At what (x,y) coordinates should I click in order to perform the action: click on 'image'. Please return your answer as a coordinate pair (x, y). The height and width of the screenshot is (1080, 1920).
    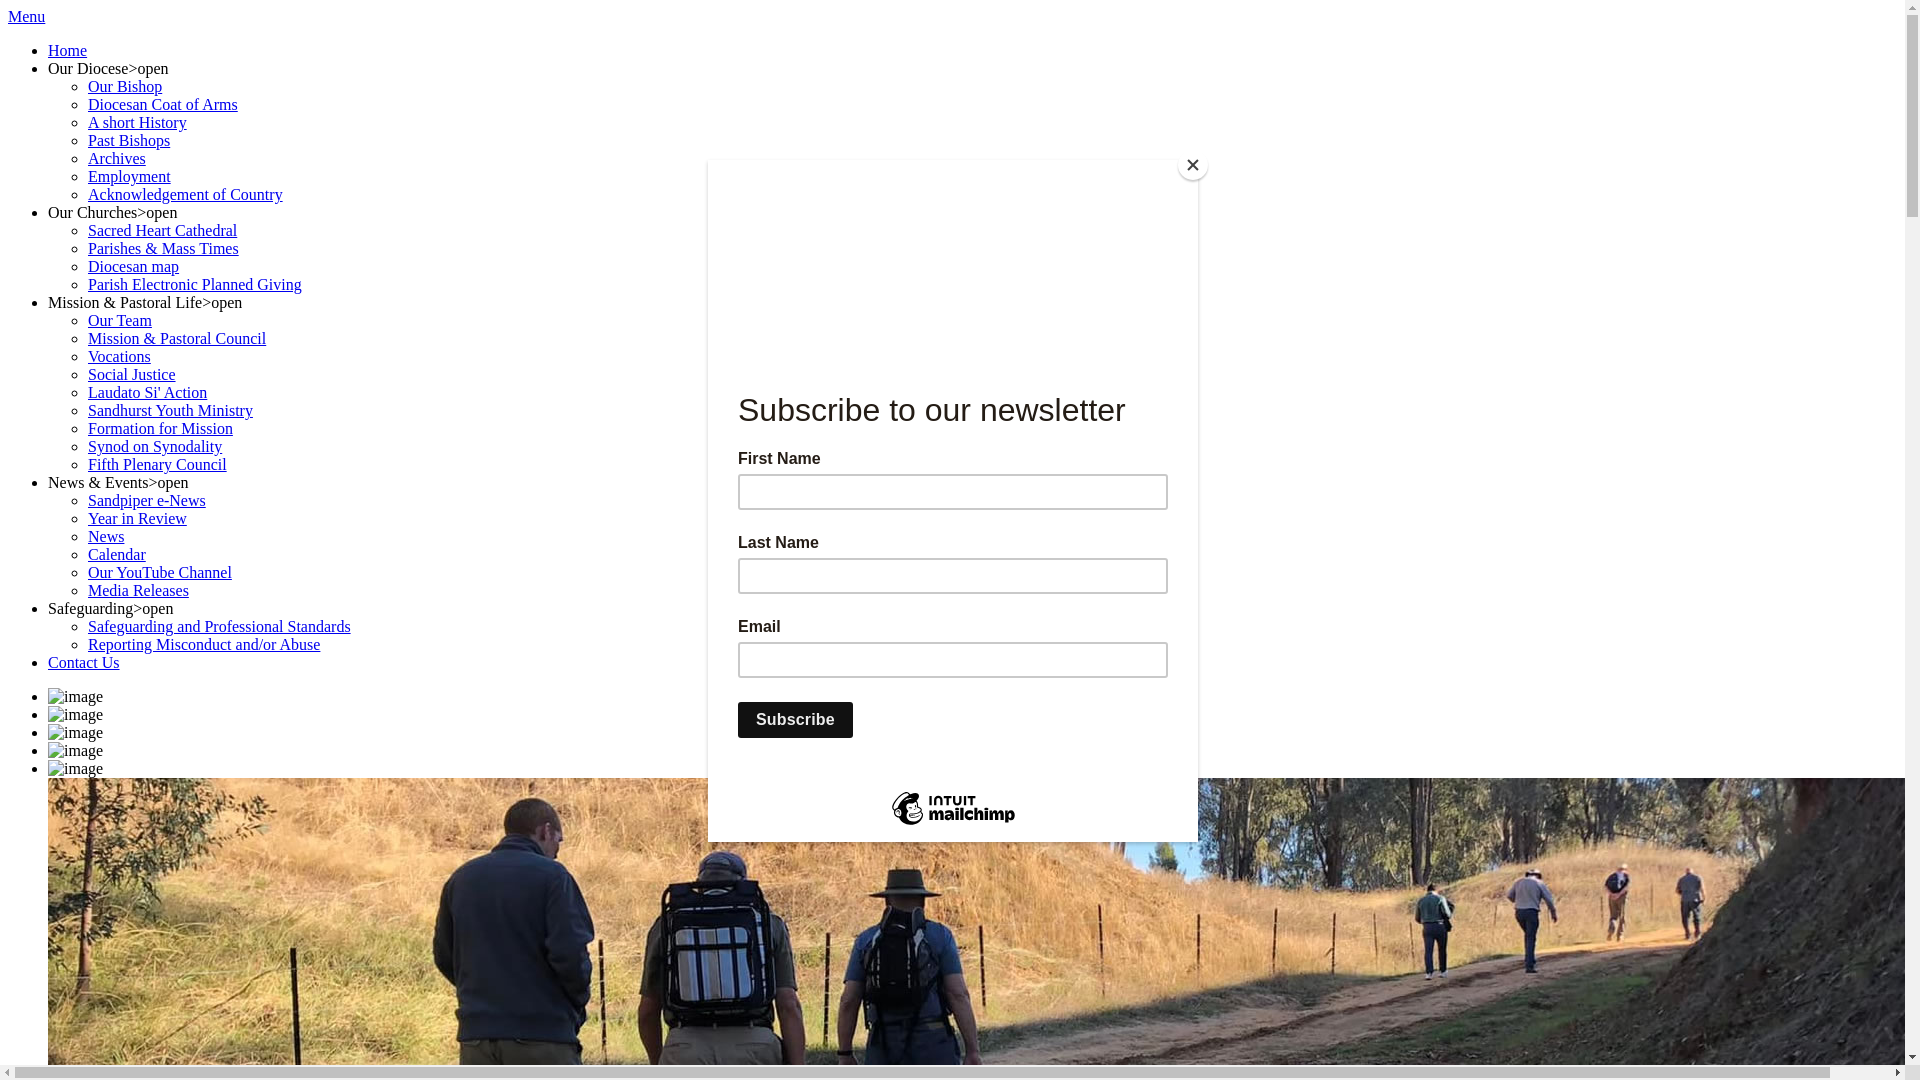
    Looking at the image, I should click on (75, 767).